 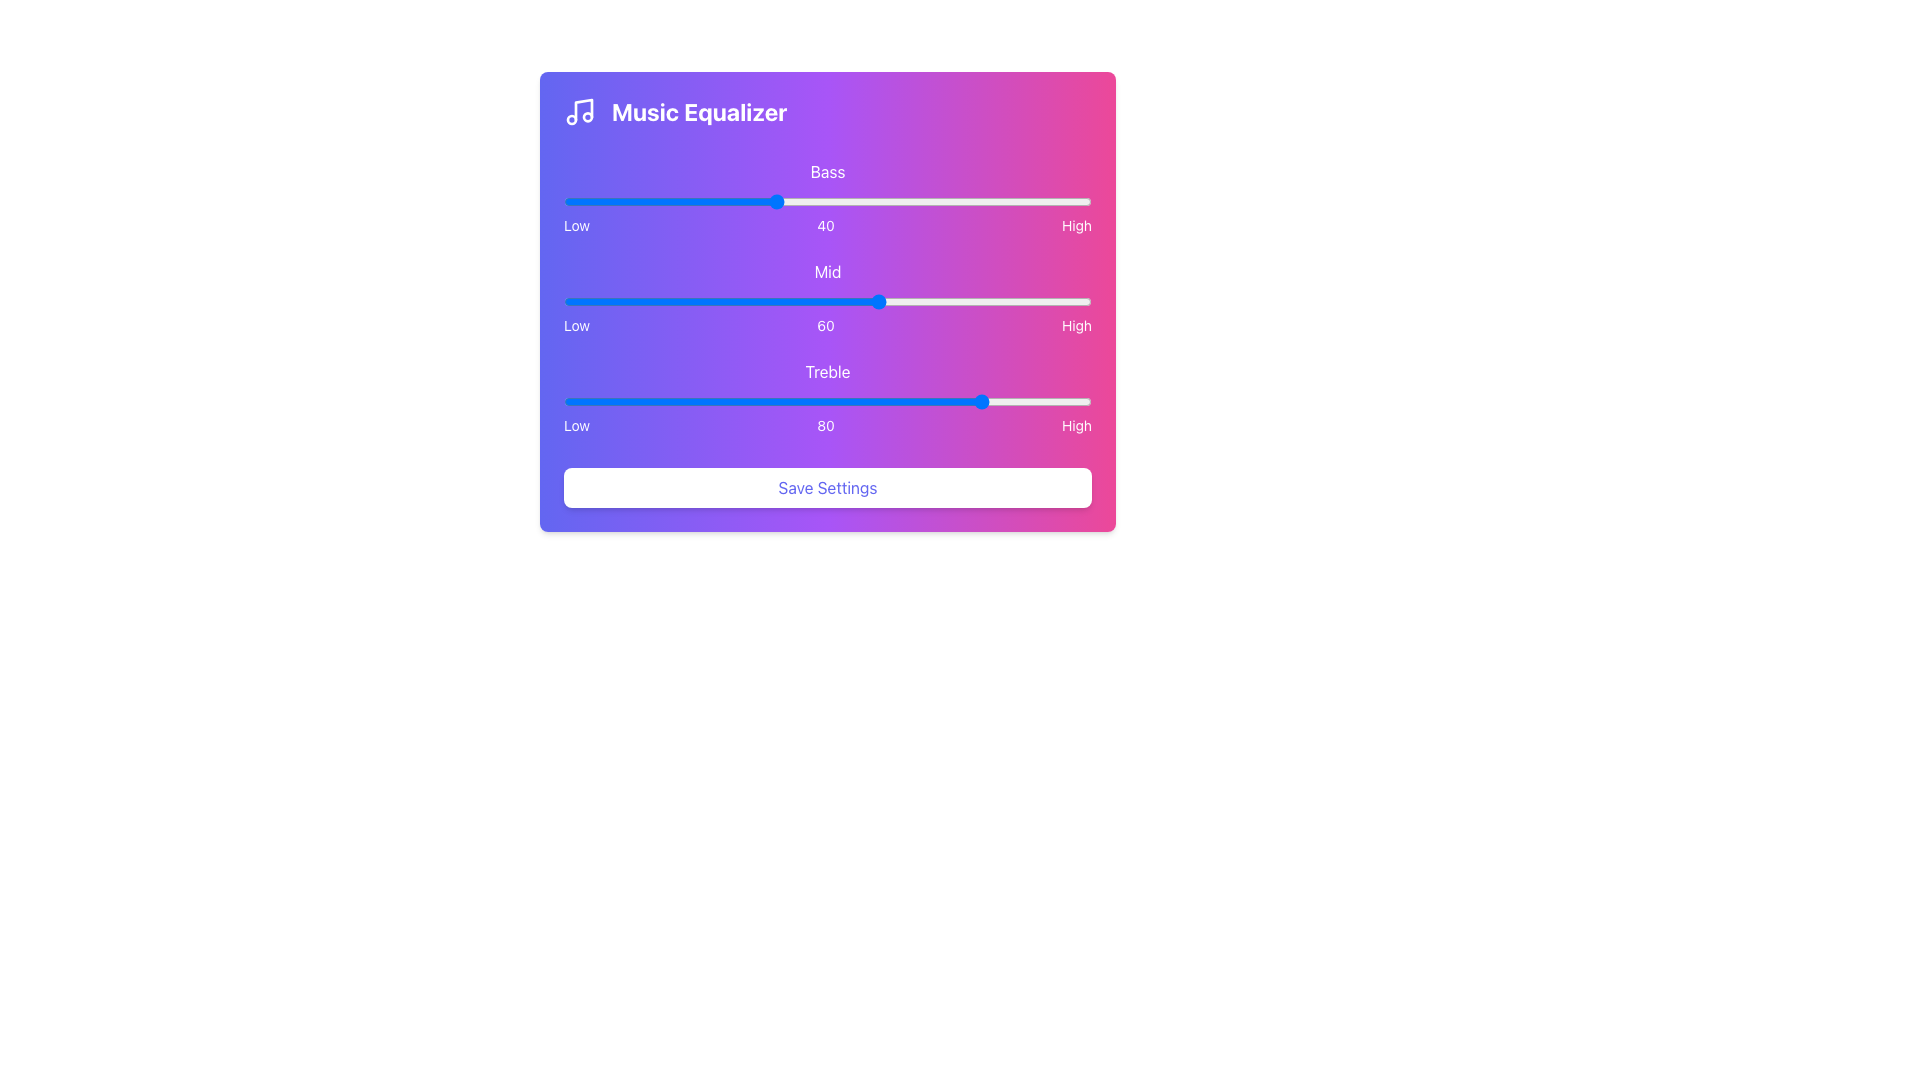 What do you see at coordinates (911, 401) in the screenshot?
I see `the treble level` at bounding box center [911, 401].